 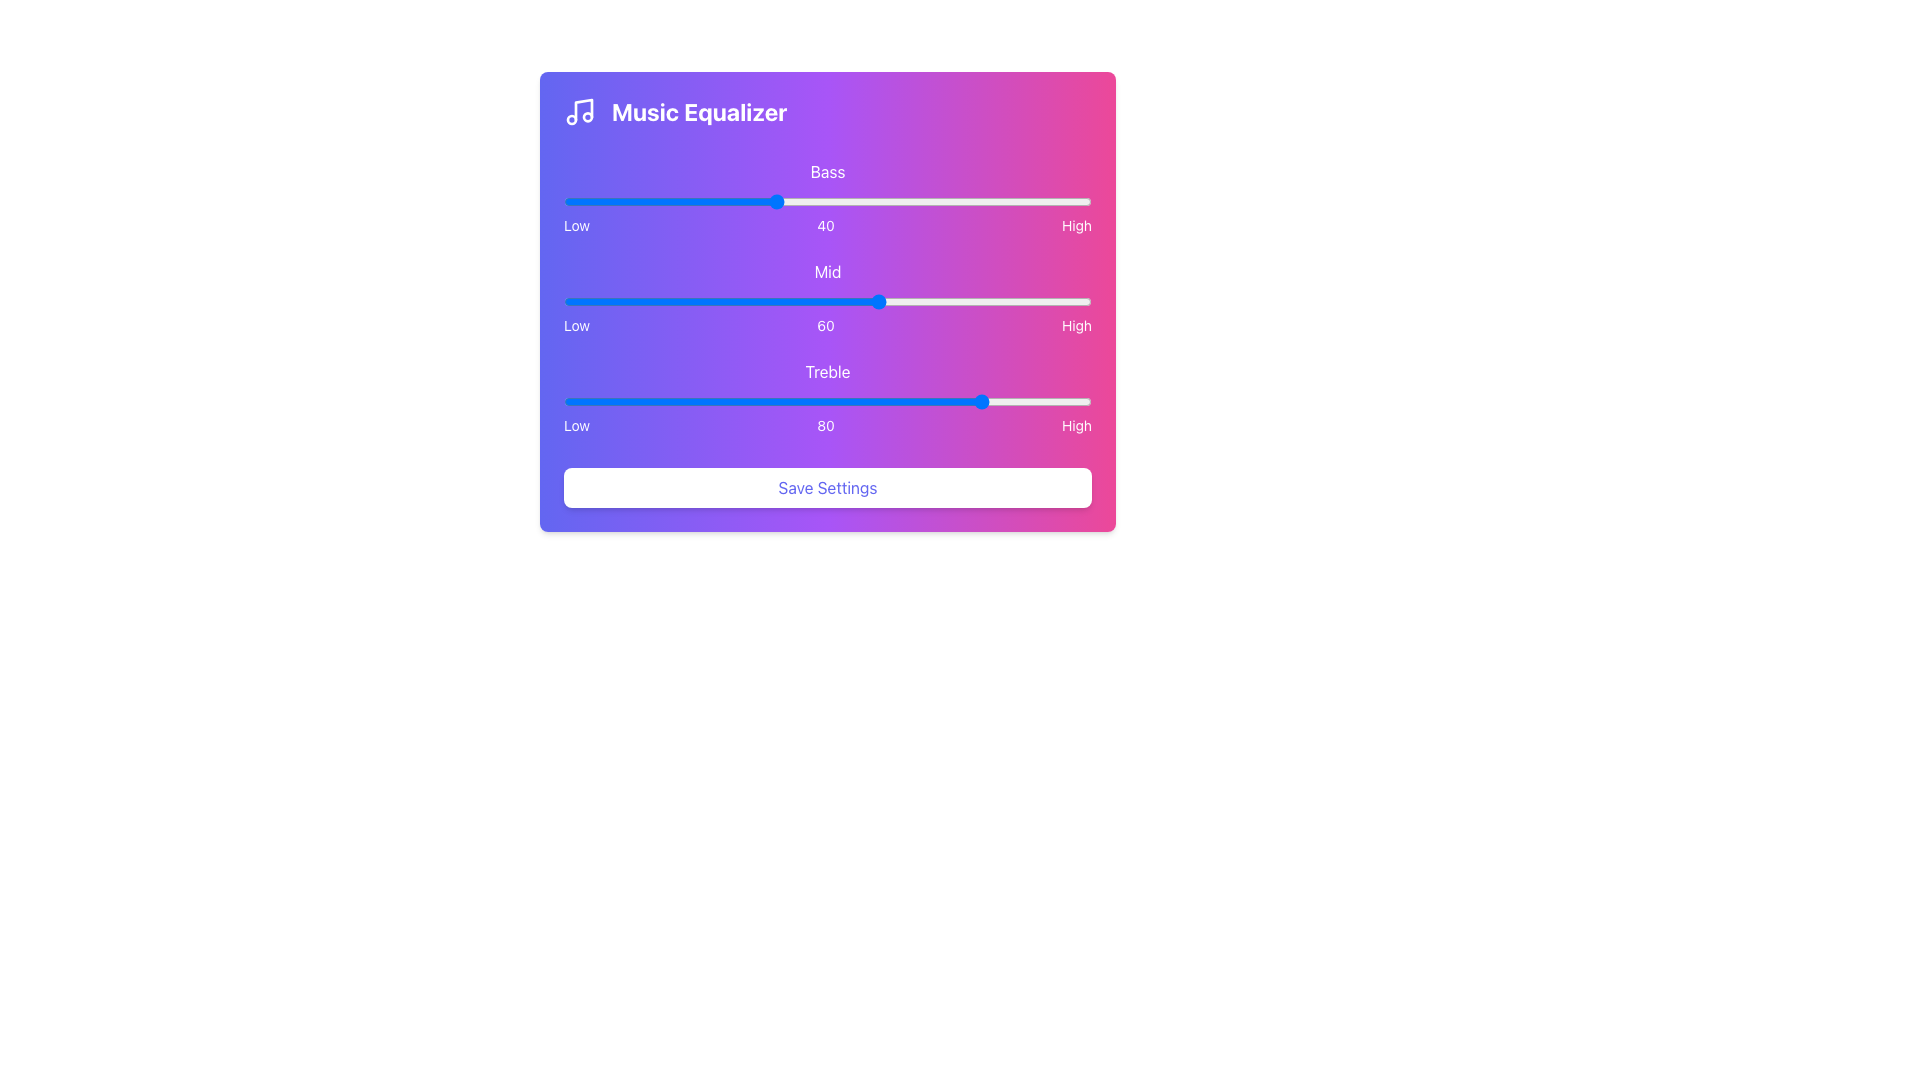 What do you see at coordinates (911, 401) in the screenshot?
I see `the treble level` at bounding box center [911, 401].